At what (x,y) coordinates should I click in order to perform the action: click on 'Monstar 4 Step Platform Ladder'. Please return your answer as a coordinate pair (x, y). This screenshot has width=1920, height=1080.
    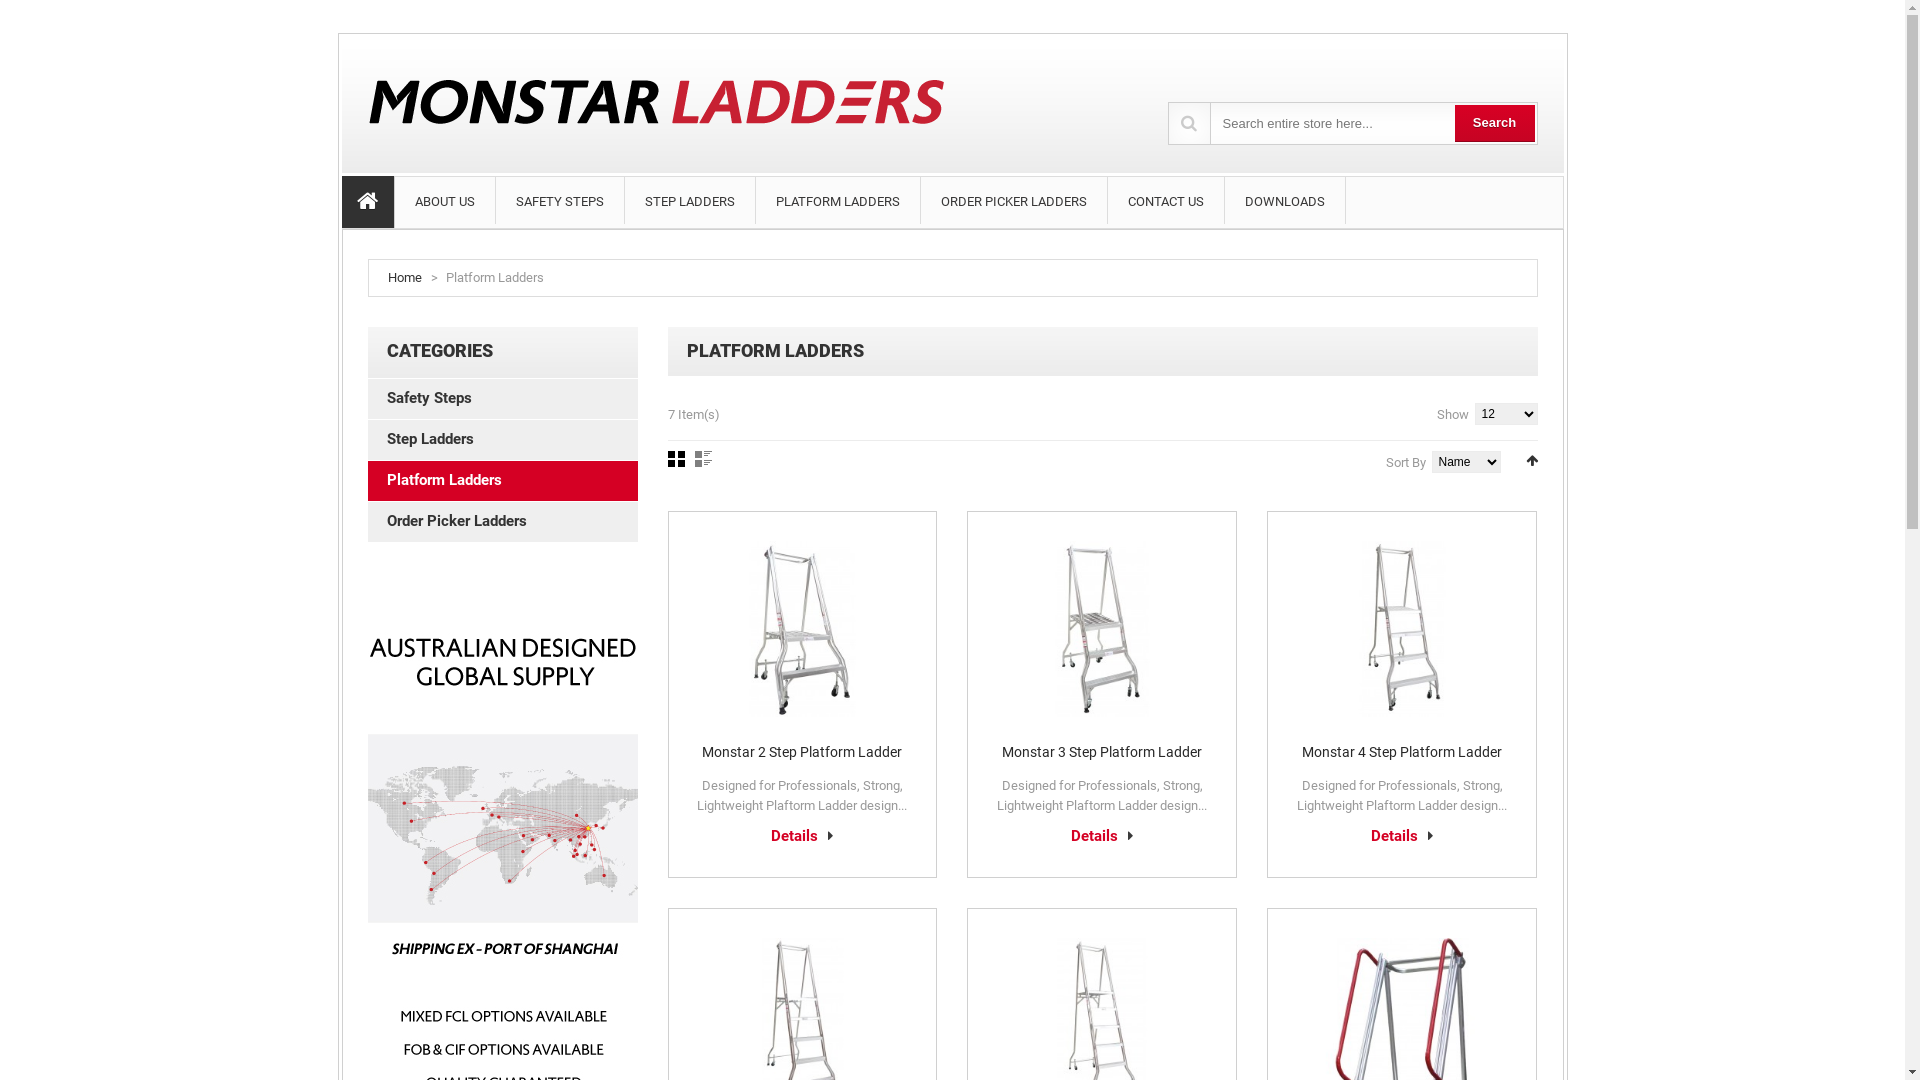
    Looking at the image, I should click on (1400, 752).